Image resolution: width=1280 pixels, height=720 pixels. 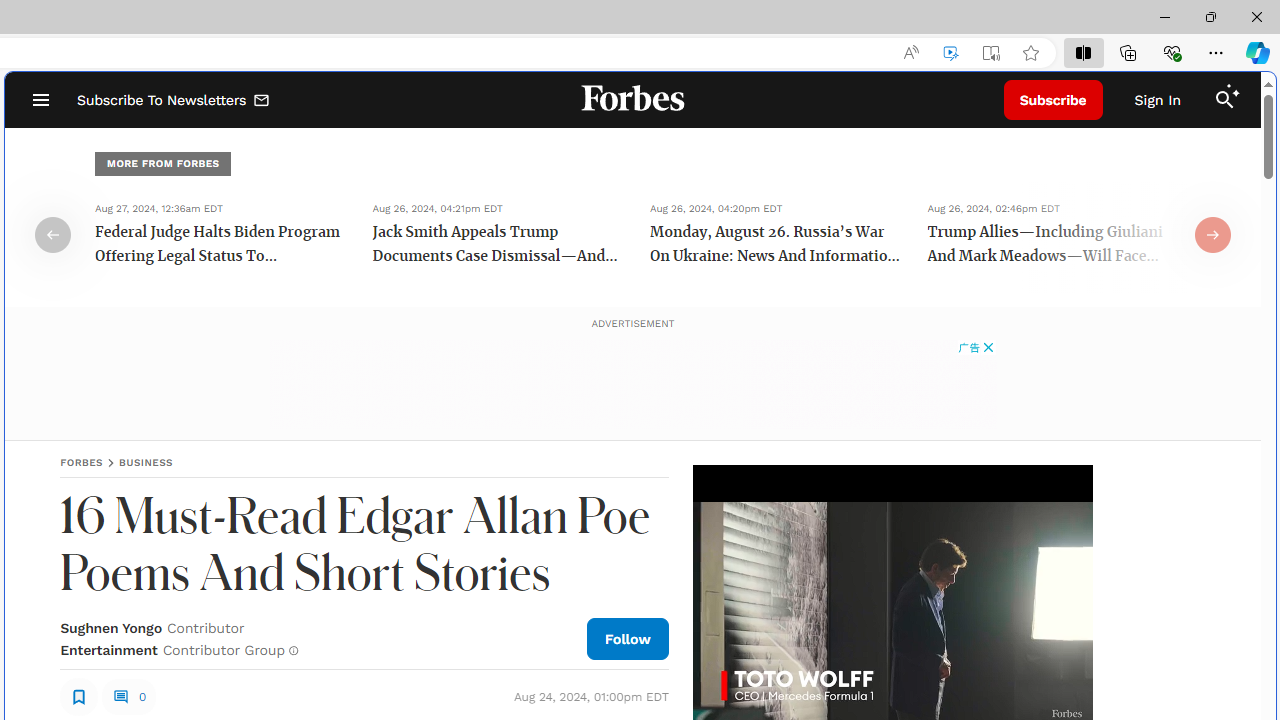 What do you see at coordinates (110, 627) in the screenshot?
I see `'Sughnen Yongo'` at bounding box center [110, 627].